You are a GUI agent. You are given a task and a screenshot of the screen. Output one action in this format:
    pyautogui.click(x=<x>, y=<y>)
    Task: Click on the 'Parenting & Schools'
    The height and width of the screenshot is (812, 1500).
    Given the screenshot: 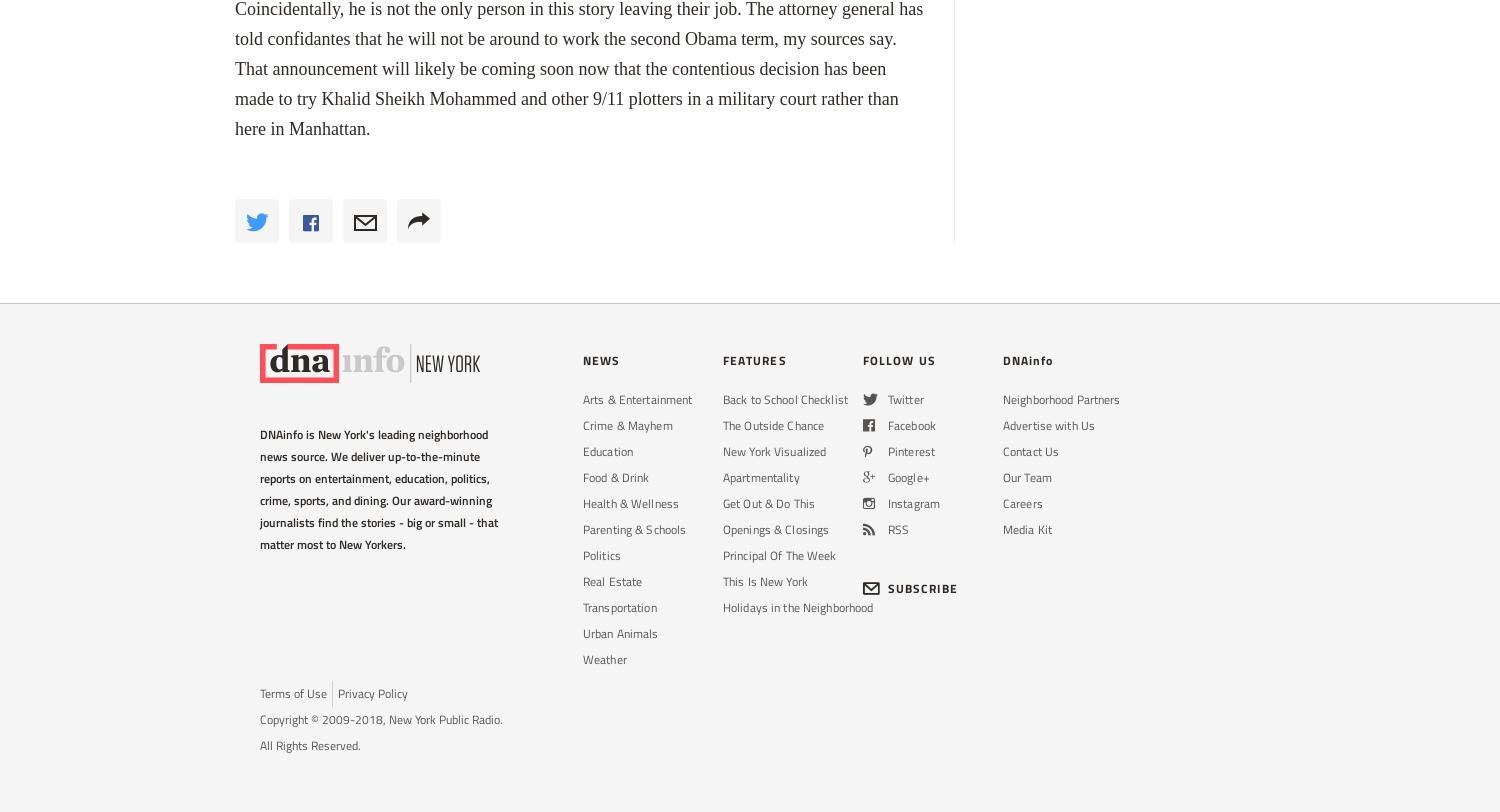 What is the action you would take?
    pyautogui.click(x=634, y=529)
    